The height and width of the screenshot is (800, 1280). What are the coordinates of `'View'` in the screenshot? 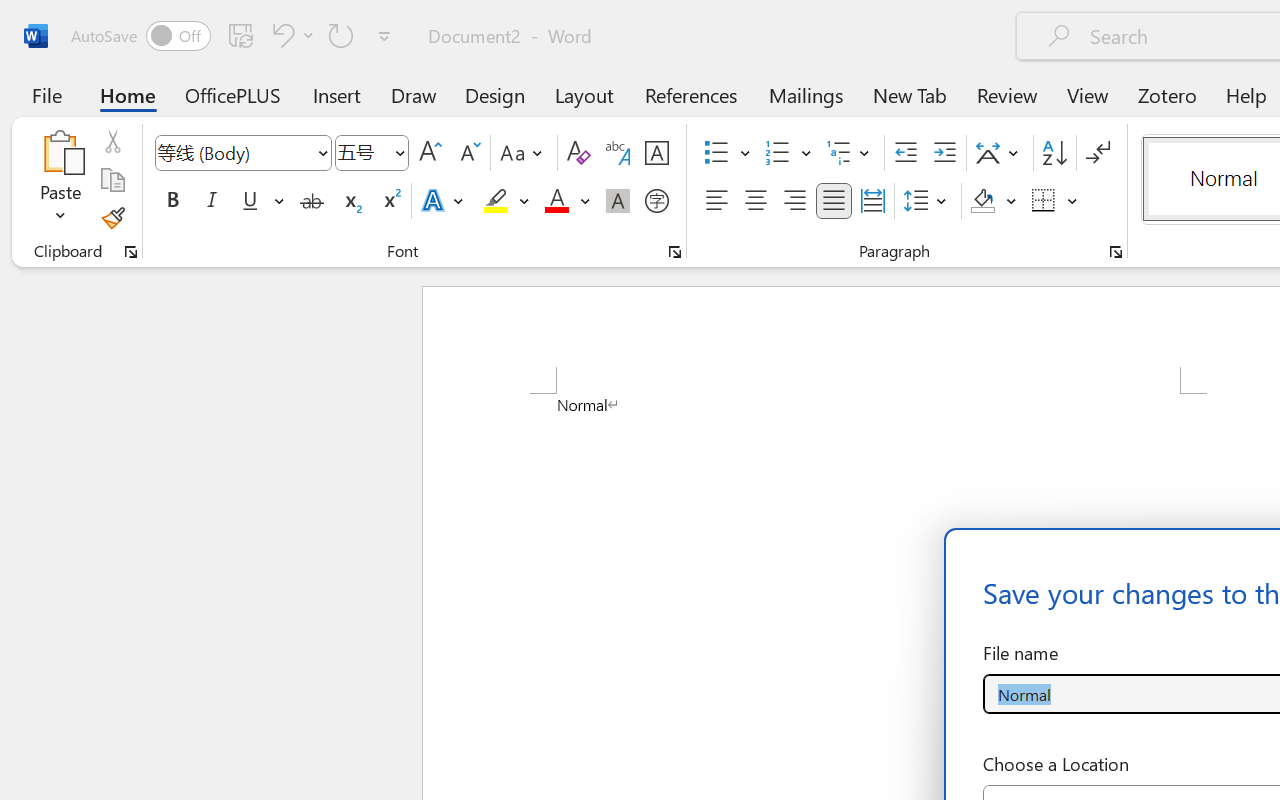 It's located at (1087, 94).